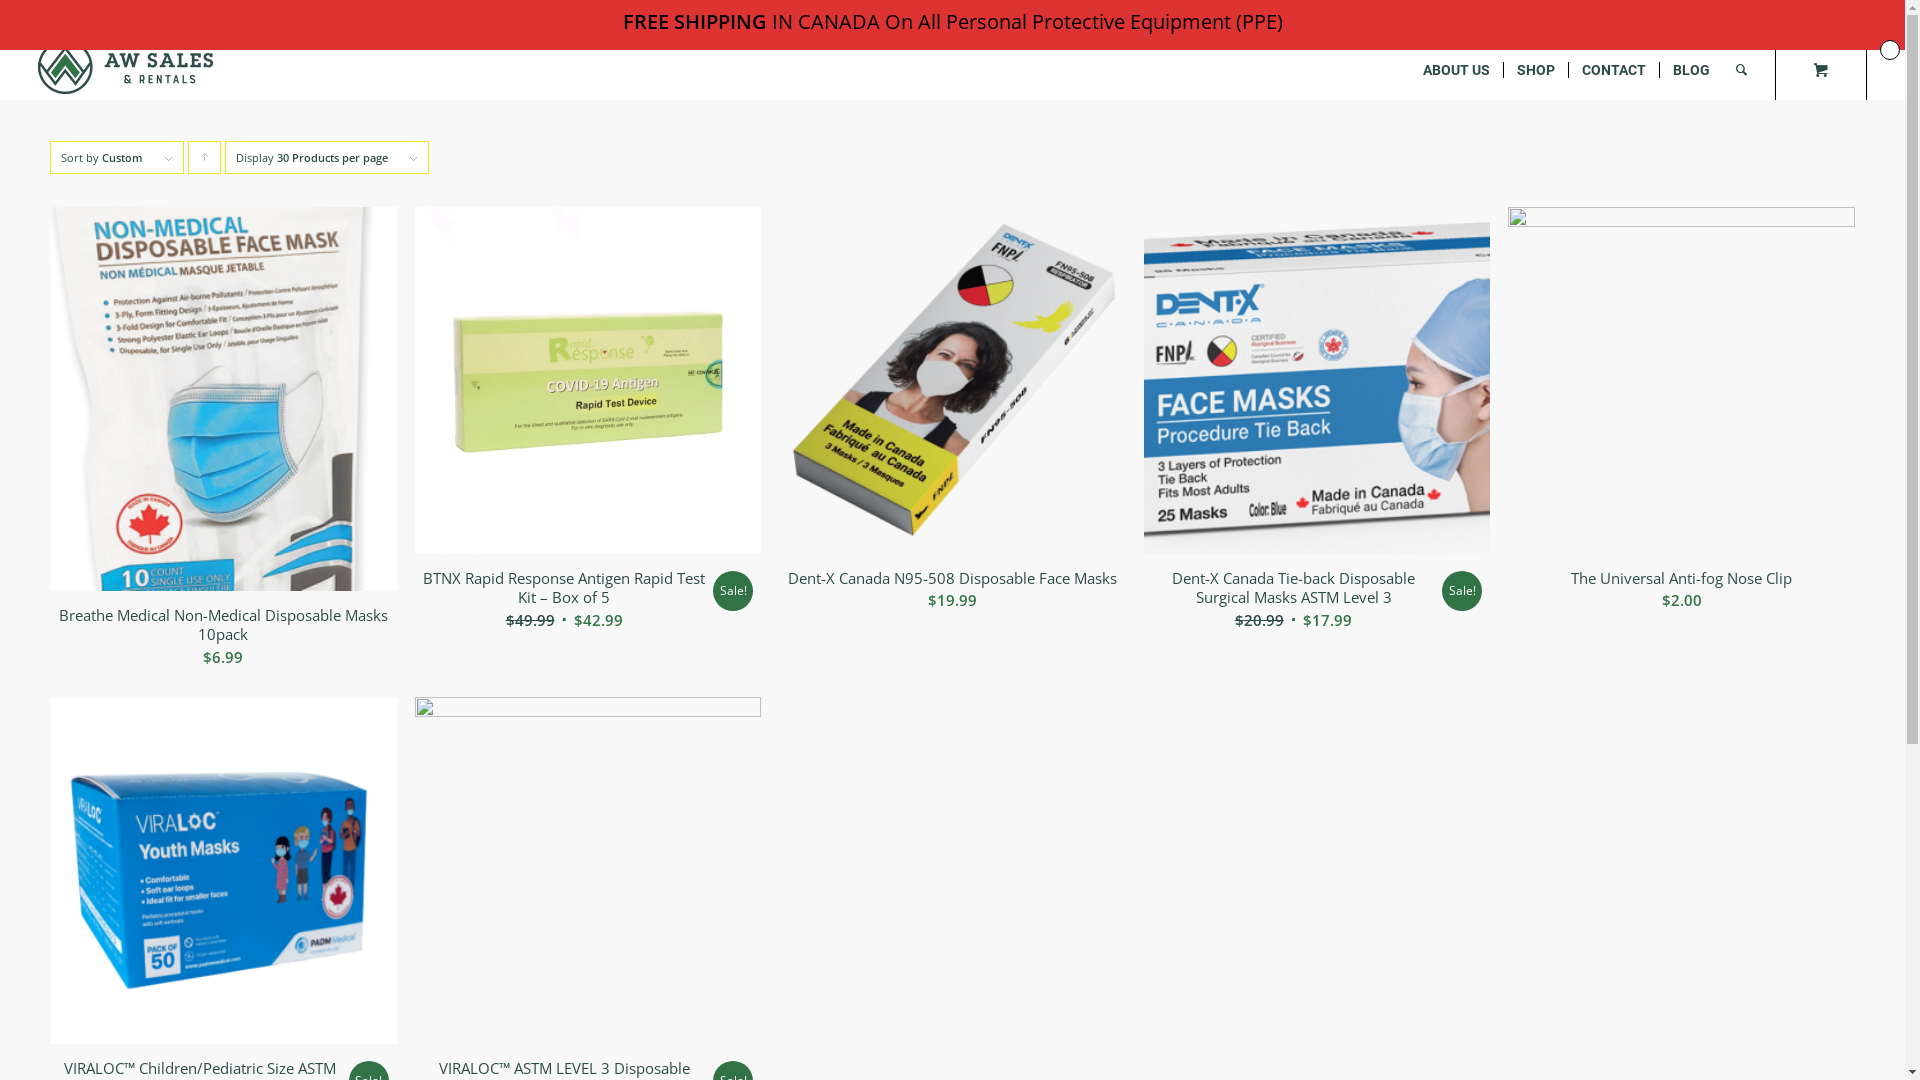 The image size is (1920, 1080). Describe the element at coordinates (1791, 15) in the screenshot. I see `'Facebook'` at that location.